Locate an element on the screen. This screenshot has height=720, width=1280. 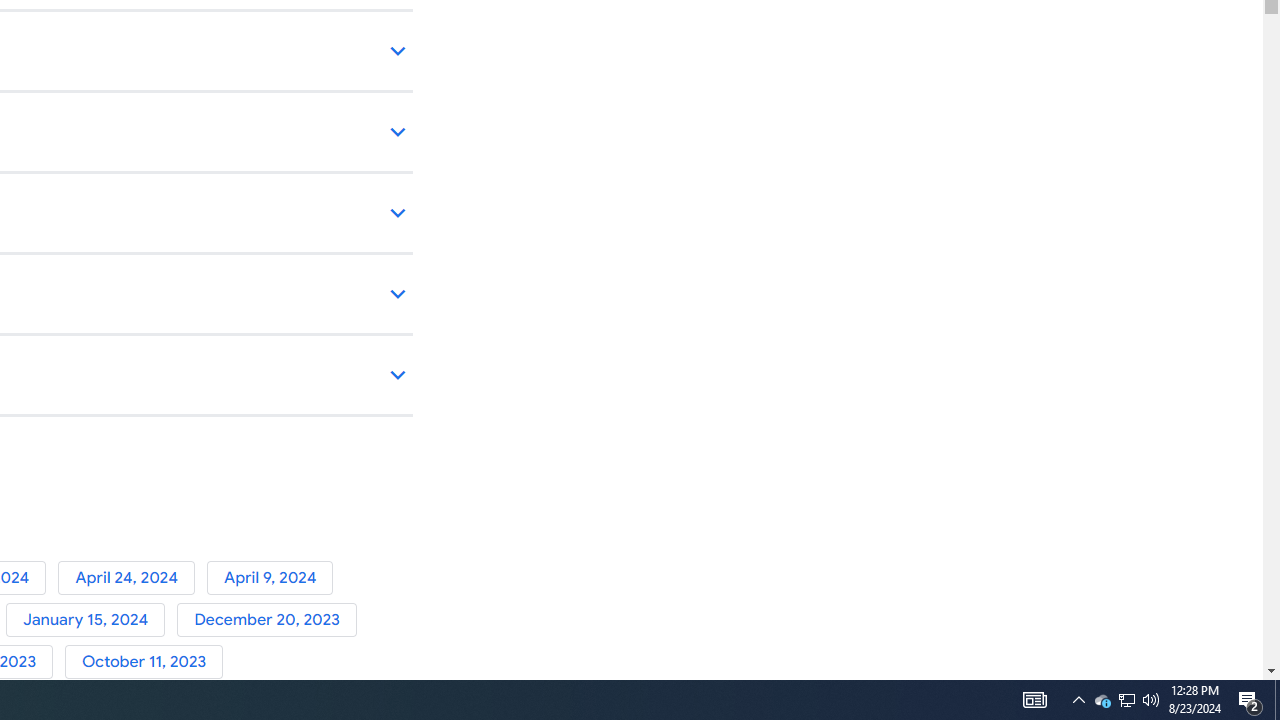
'January 15, 2024' is located at coordinates (90, 619).